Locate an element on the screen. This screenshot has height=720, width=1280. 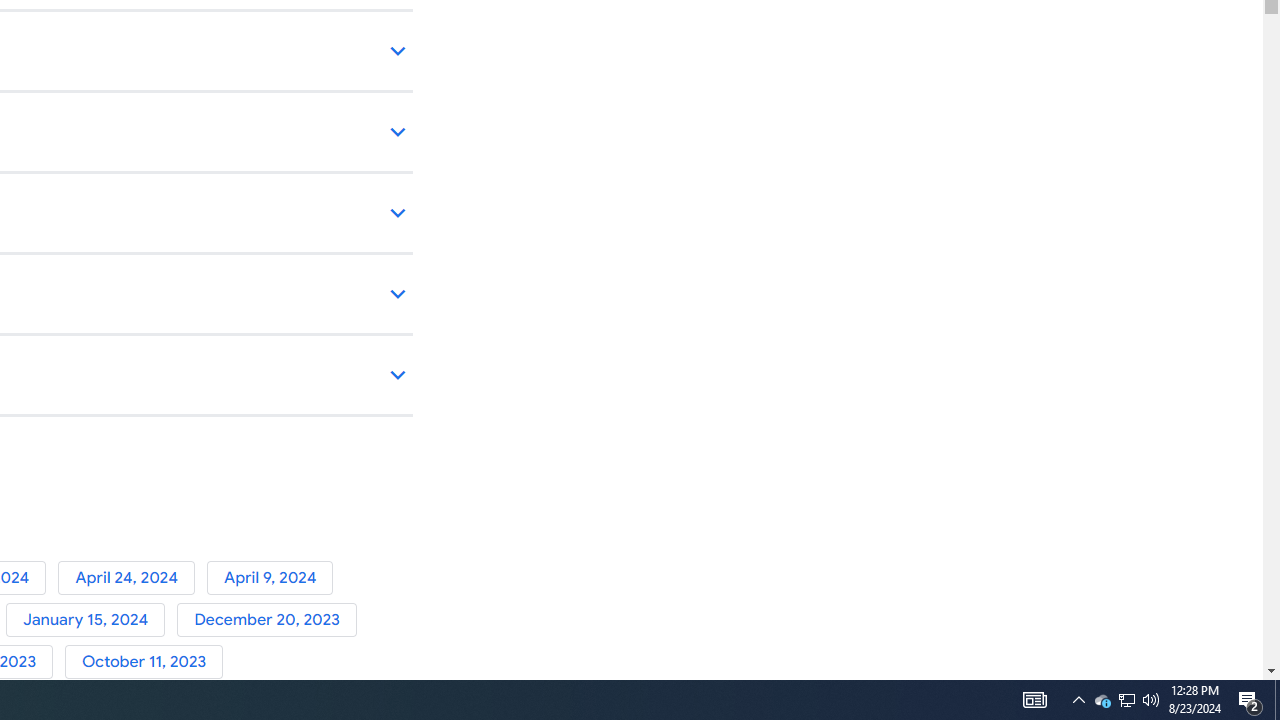
'January 15, 2024' is located at coordinates (90, 619).